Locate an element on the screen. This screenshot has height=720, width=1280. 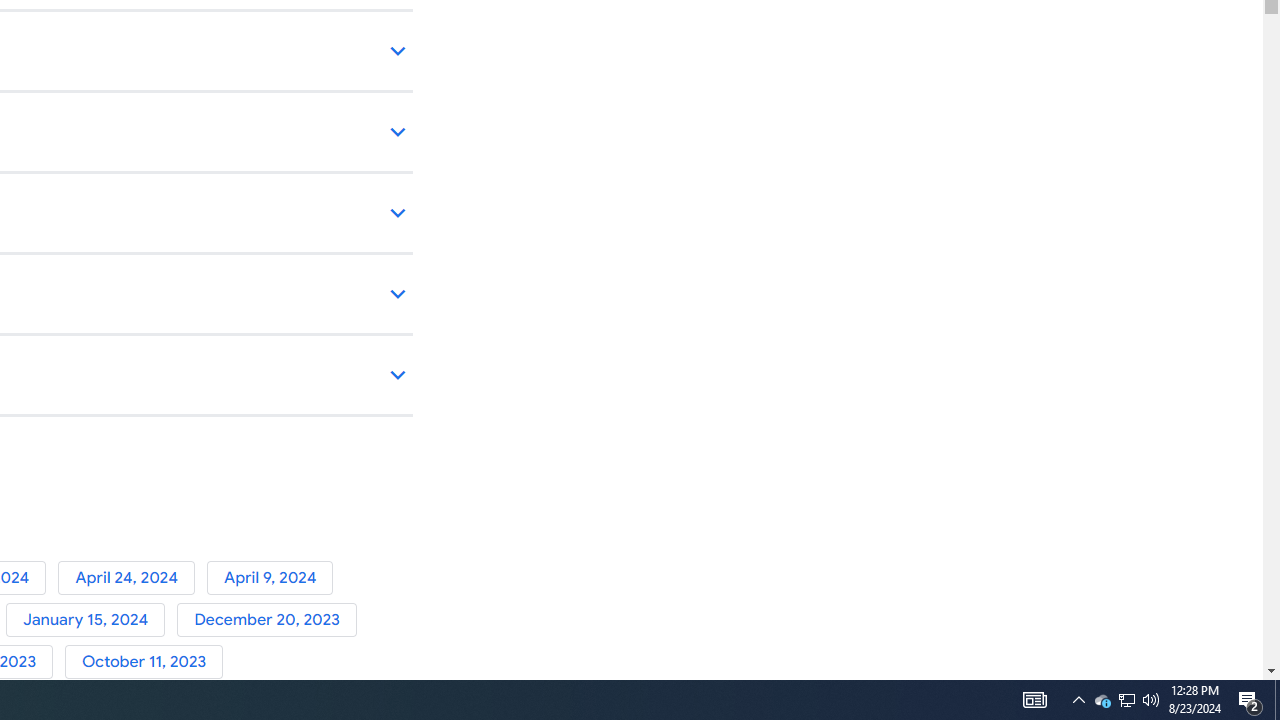
'January 15, 2024' is located at coordinates (90, 619).